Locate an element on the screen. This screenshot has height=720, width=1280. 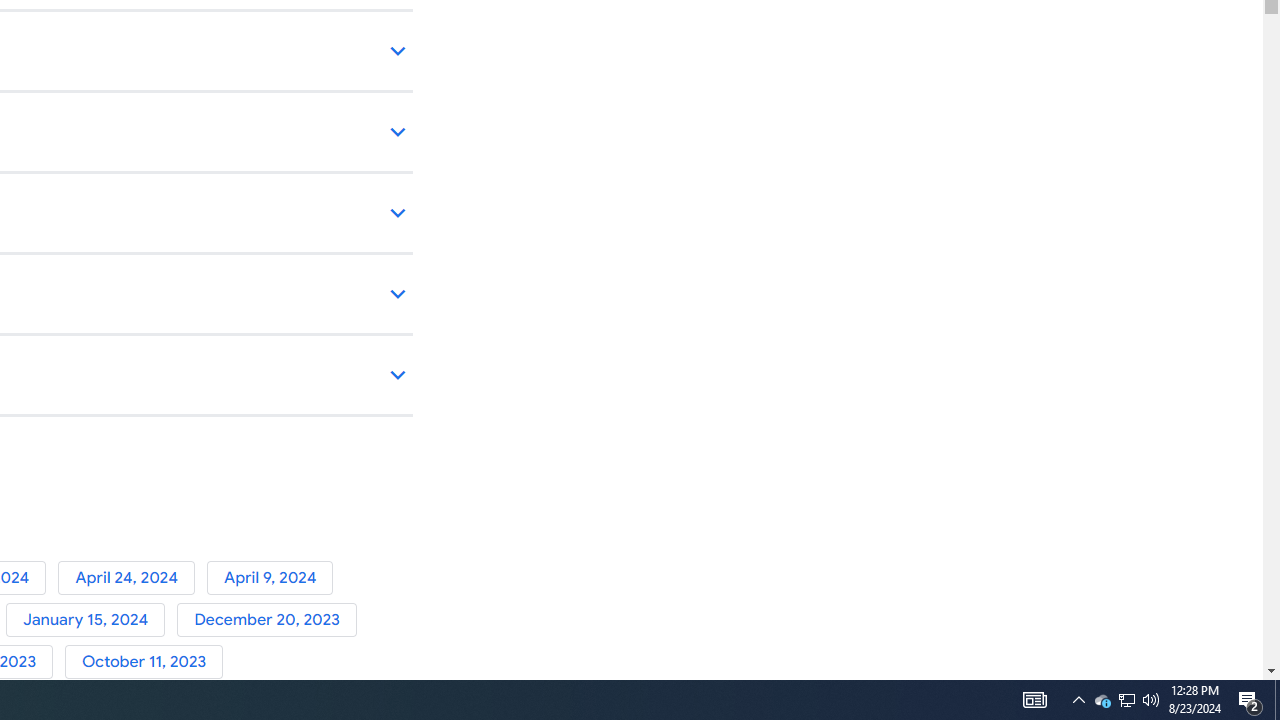
'January 15, 2024' is located at coordinates (90, 619).